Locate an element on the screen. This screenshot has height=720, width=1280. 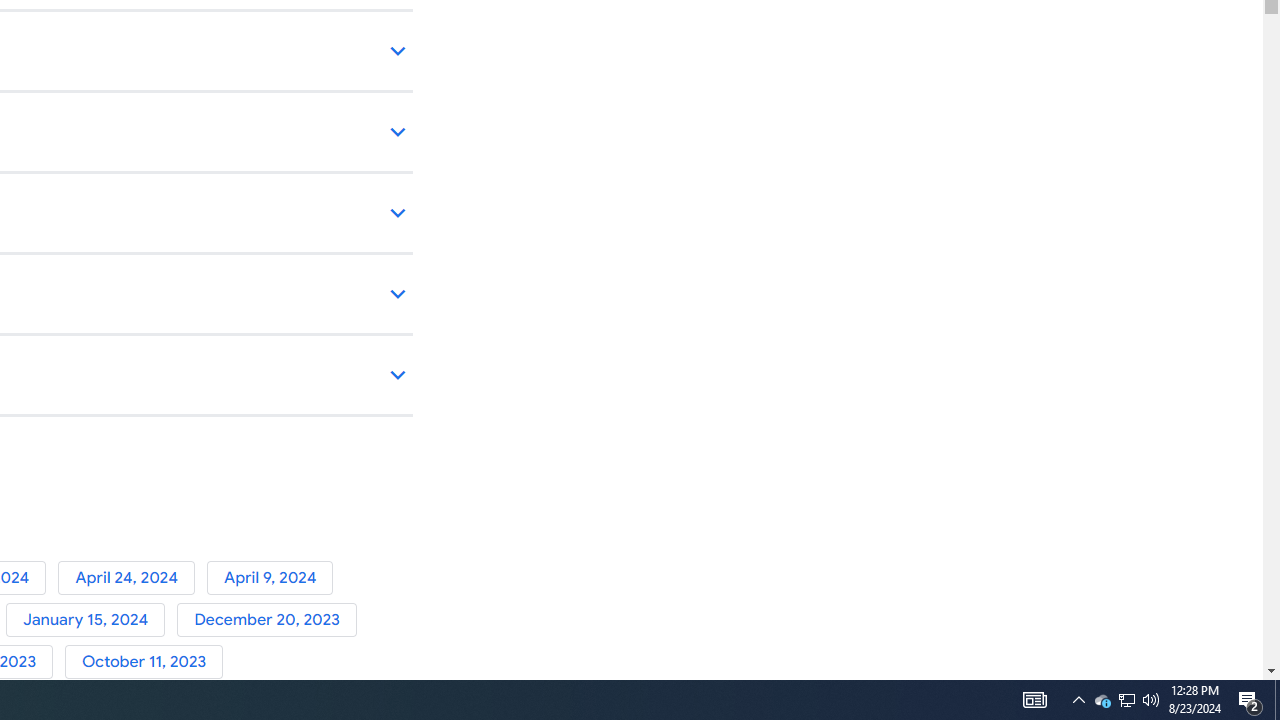
'January 15, 2024' is located at coordinates (90, 619).